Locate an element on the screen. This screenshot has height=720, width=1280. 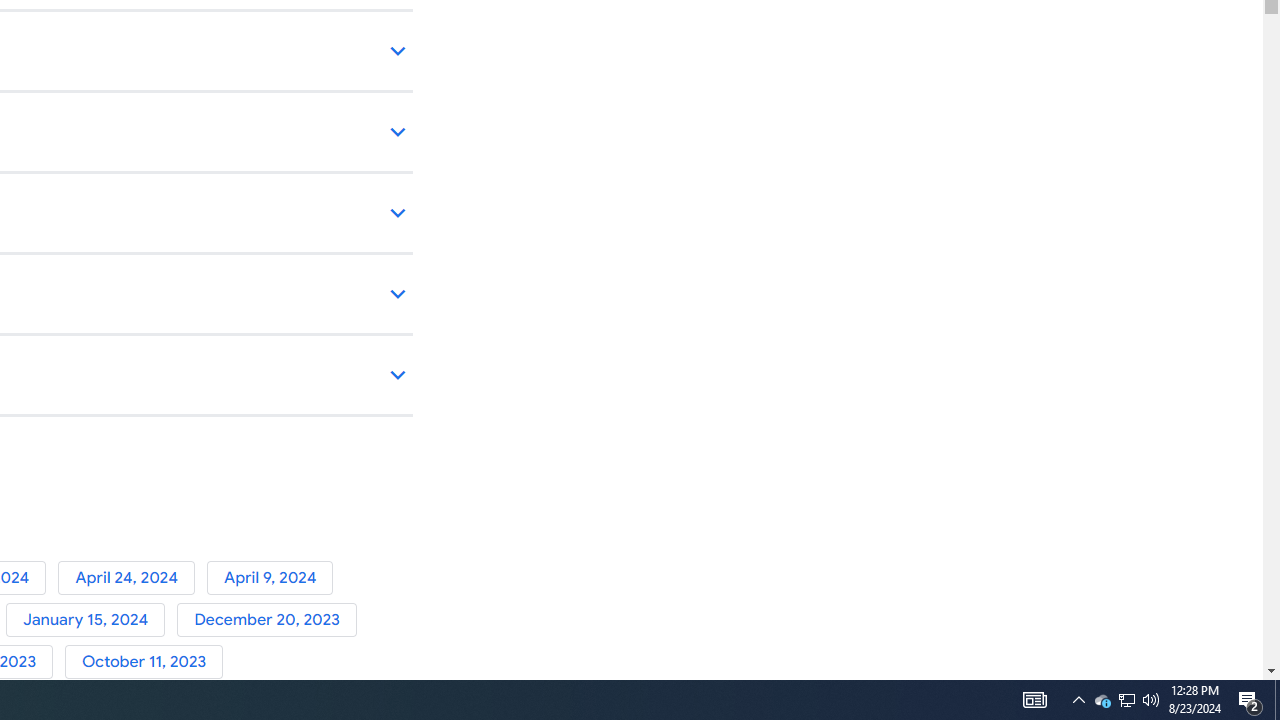
'January 15, 2024' is located at coordinates (90, 619).